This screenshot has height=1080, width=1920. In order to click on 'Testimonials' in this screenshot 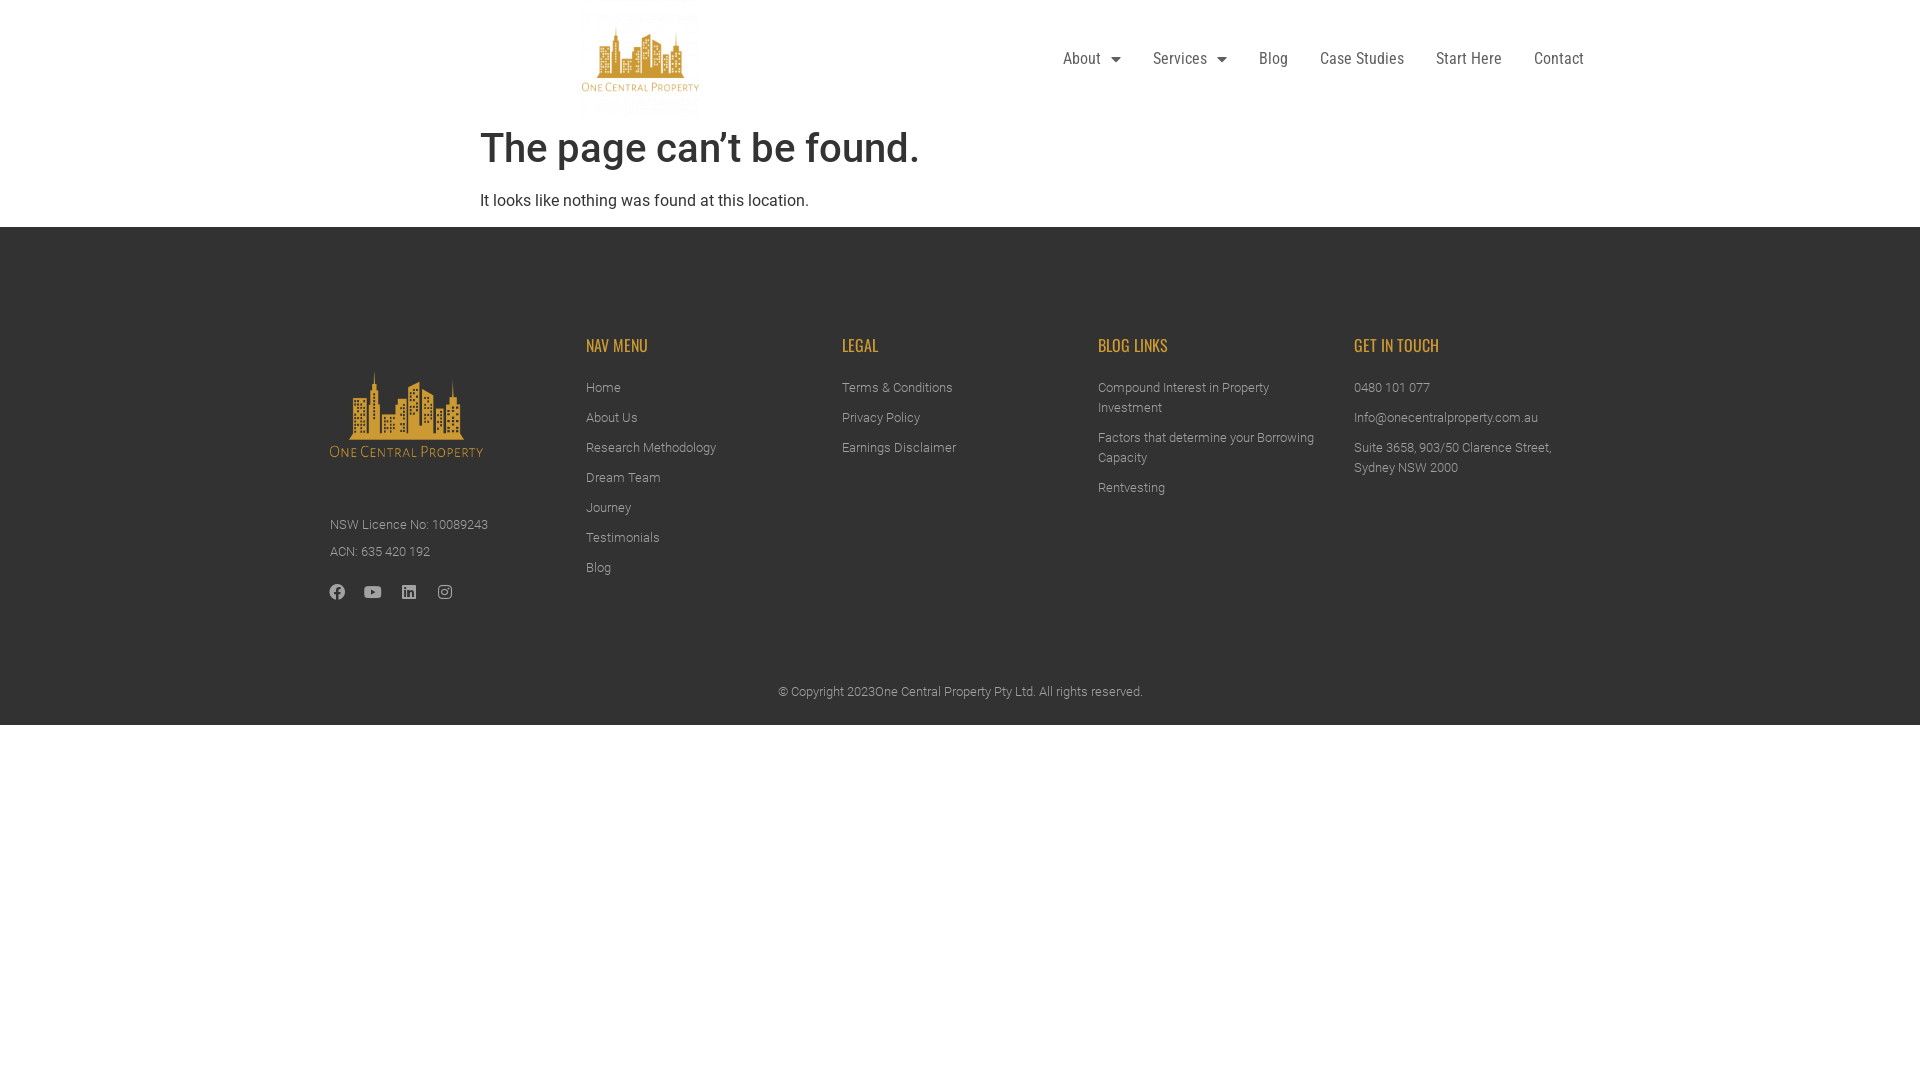, I will do `click(704, 536)`.